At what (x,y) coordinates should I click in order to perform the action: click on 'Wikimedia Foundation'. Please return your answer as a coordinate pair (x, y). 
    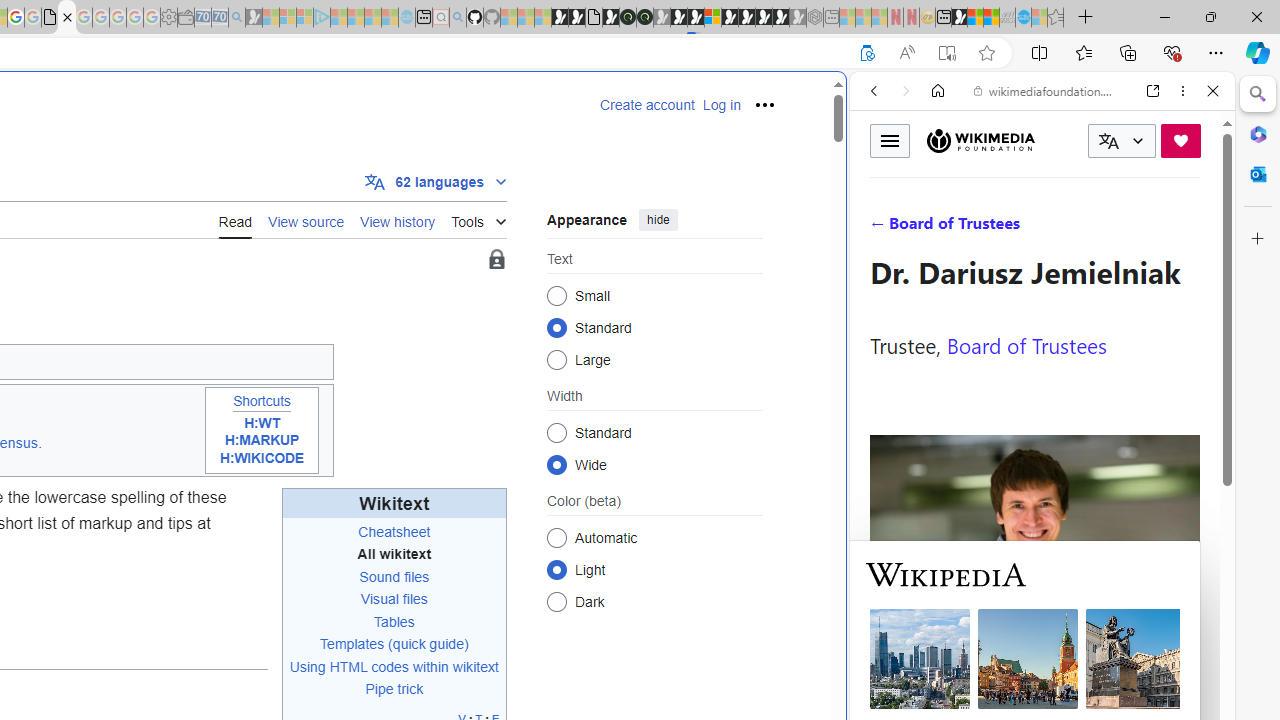
    Looking at the image, I should click on (980, 140).